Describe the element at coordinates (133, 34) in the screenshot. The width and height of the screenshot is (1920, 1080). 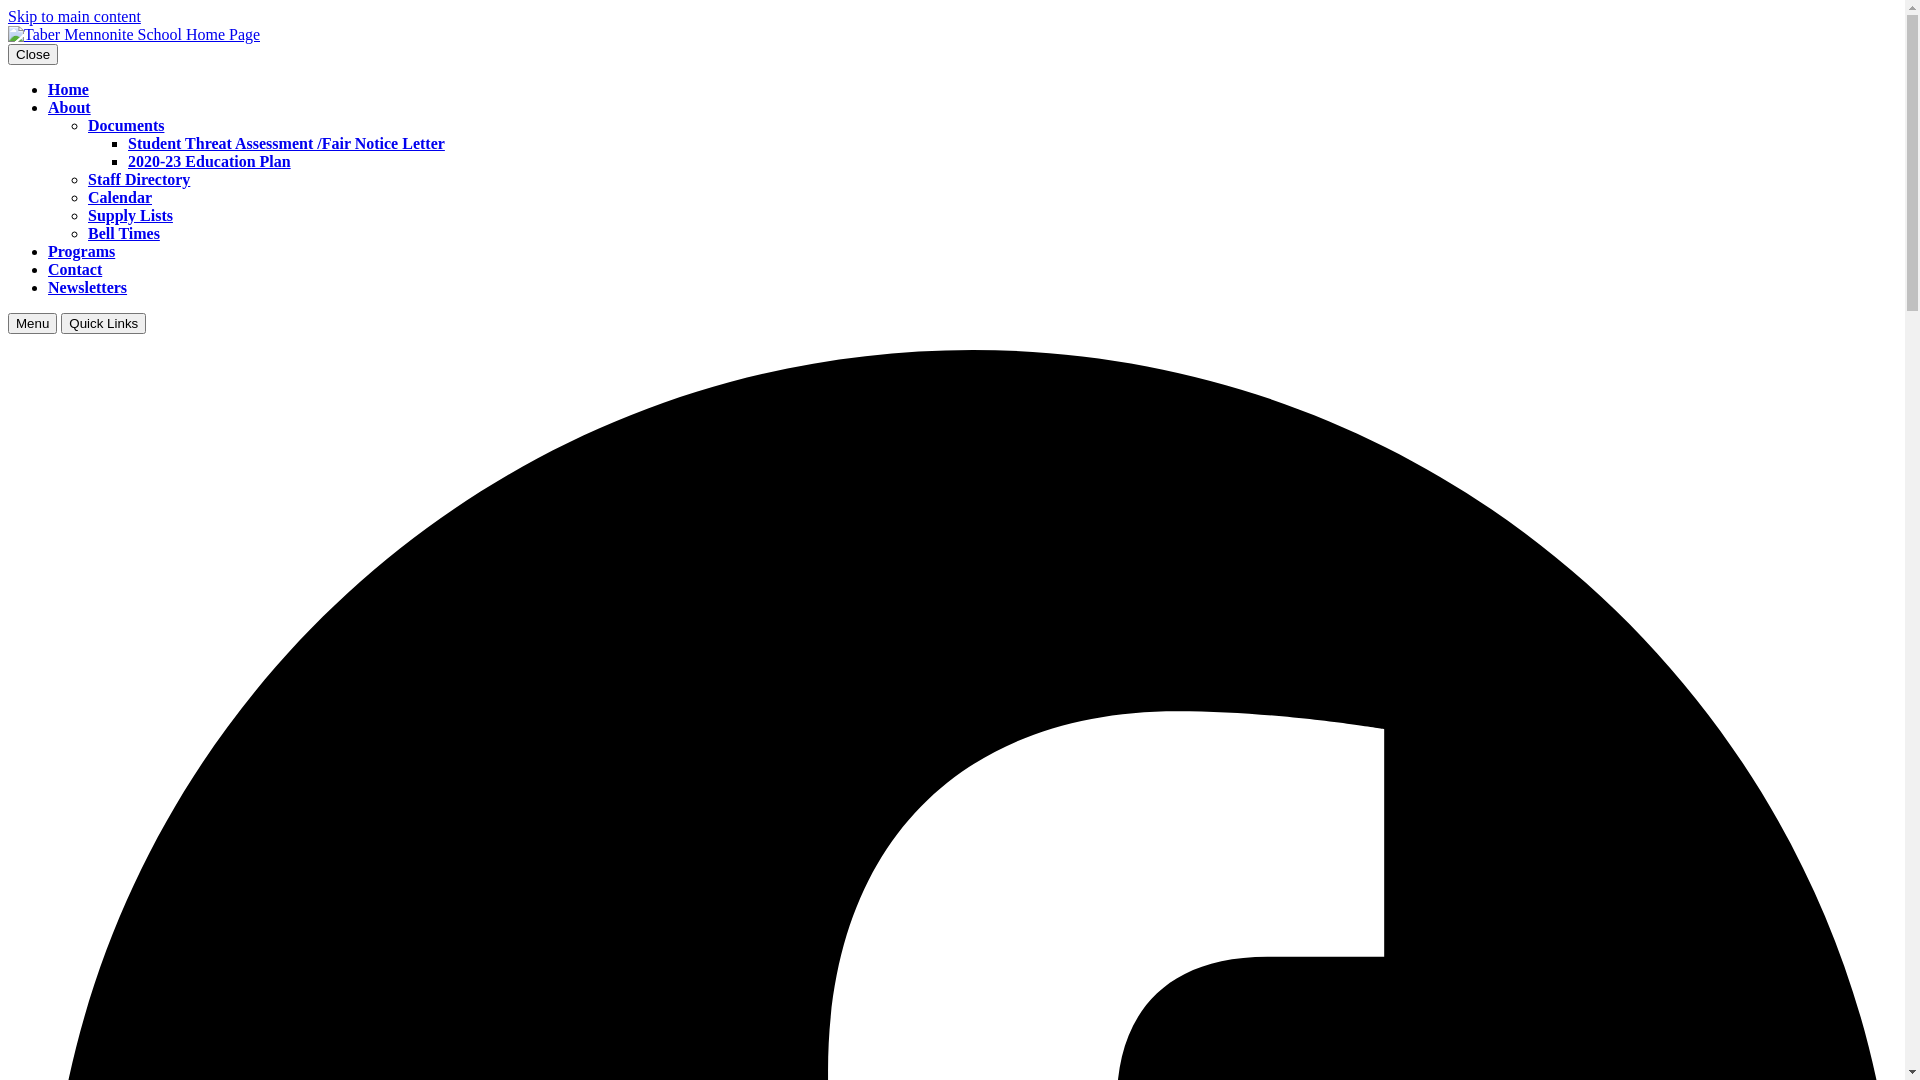
I see `'home'` at that location.